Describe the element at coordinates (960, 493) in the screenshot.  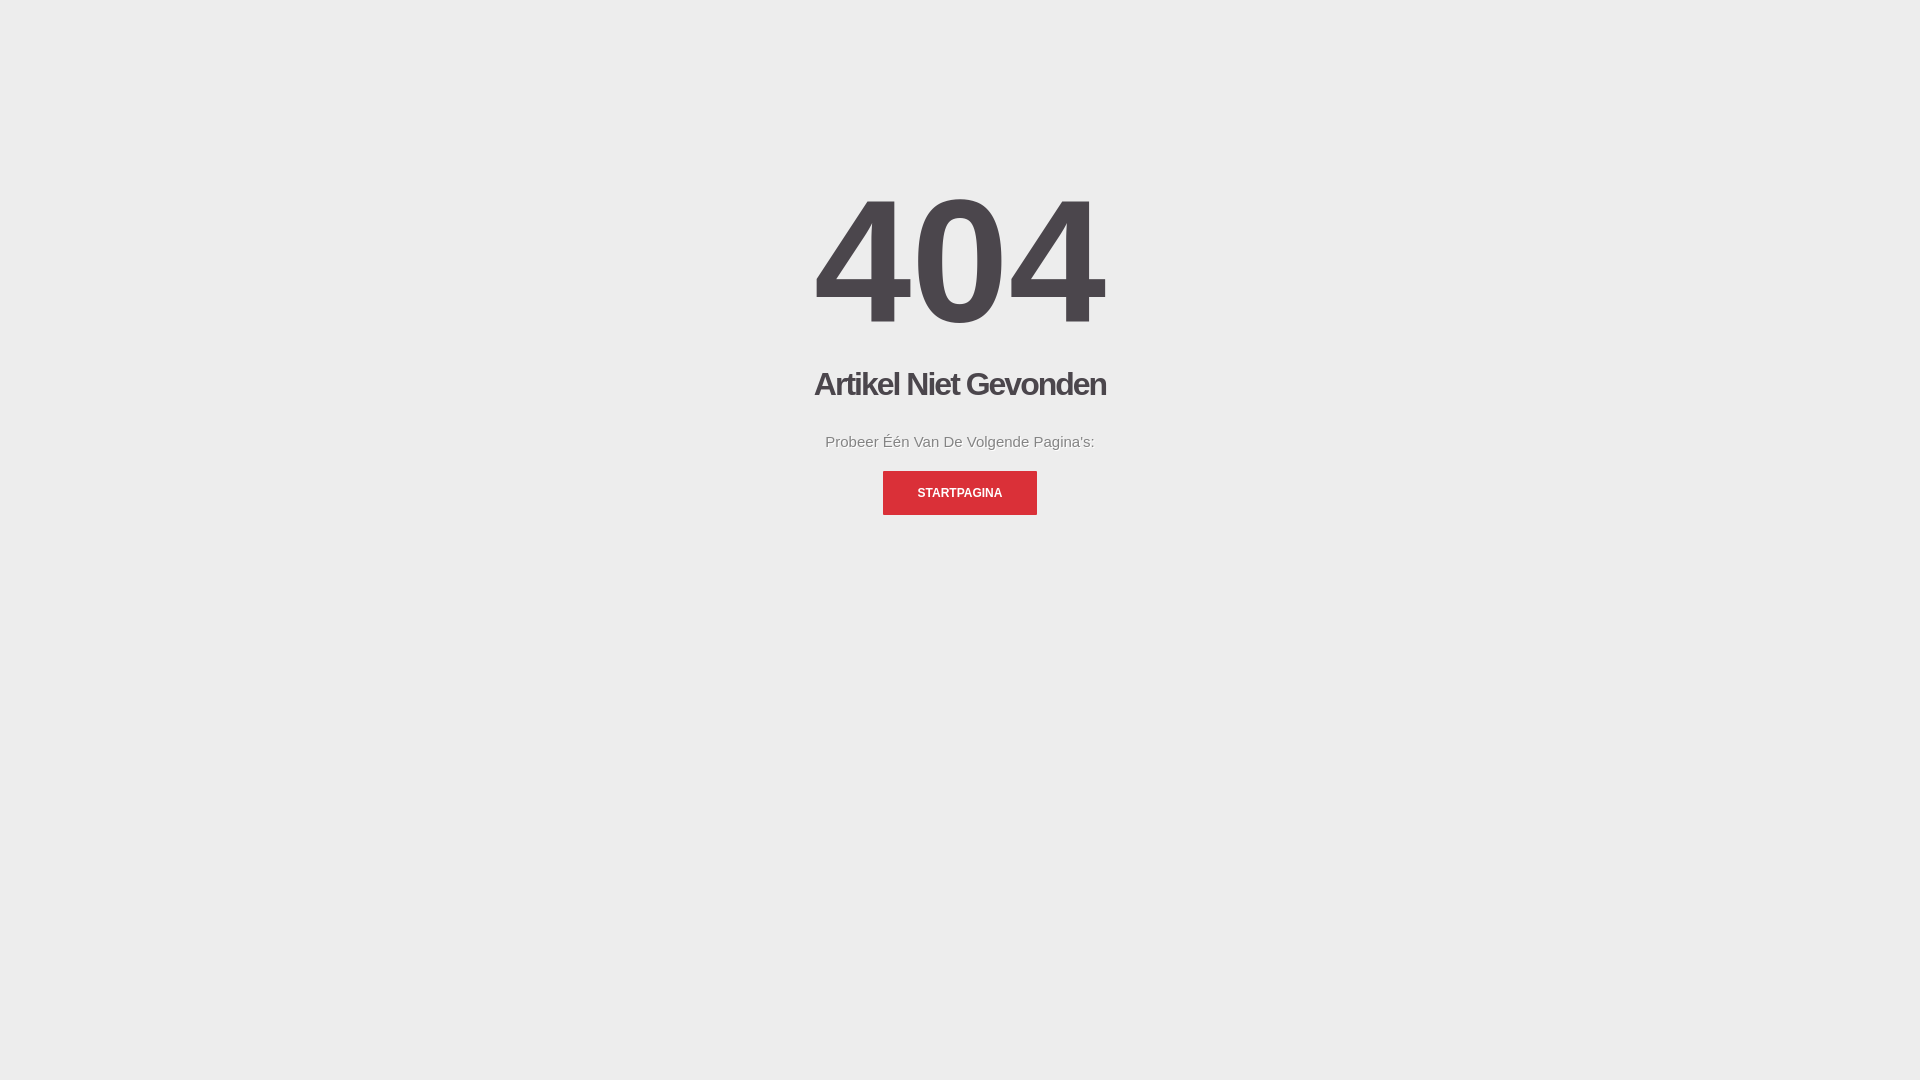
I see `'STARTPAGINA'` at that location.